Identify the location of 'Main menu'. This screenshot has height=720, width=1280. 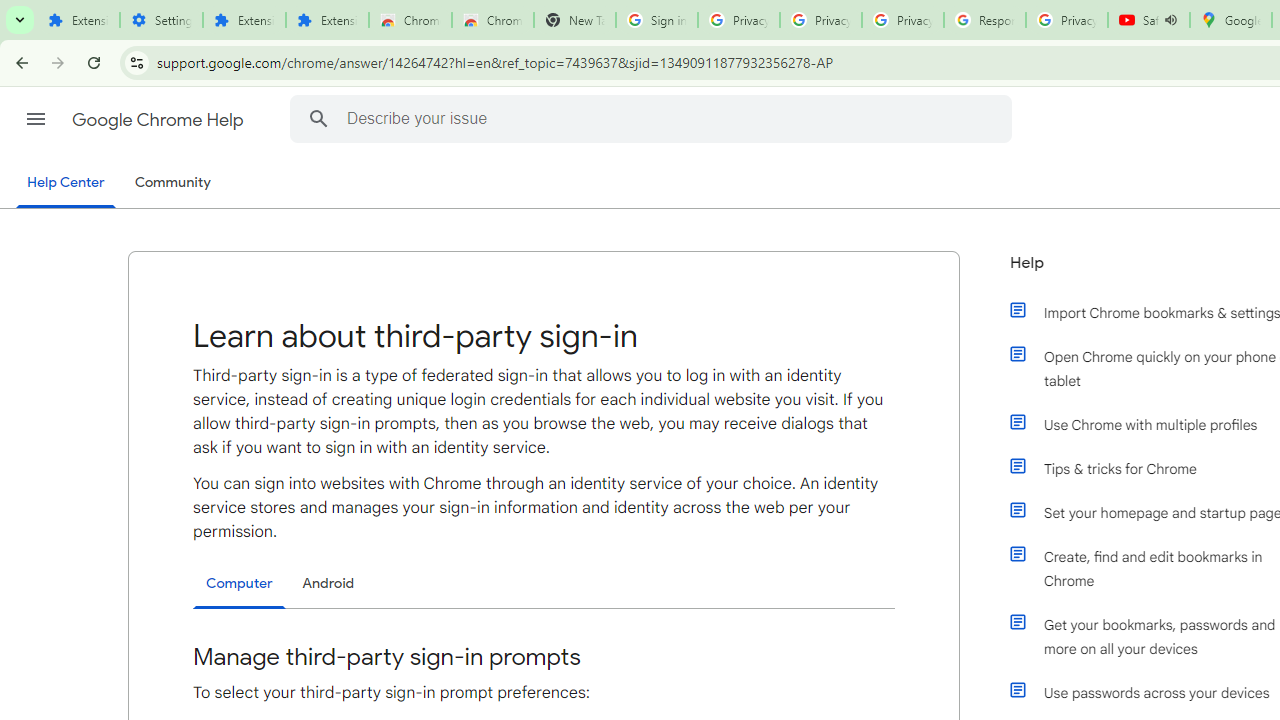
(35, 119).